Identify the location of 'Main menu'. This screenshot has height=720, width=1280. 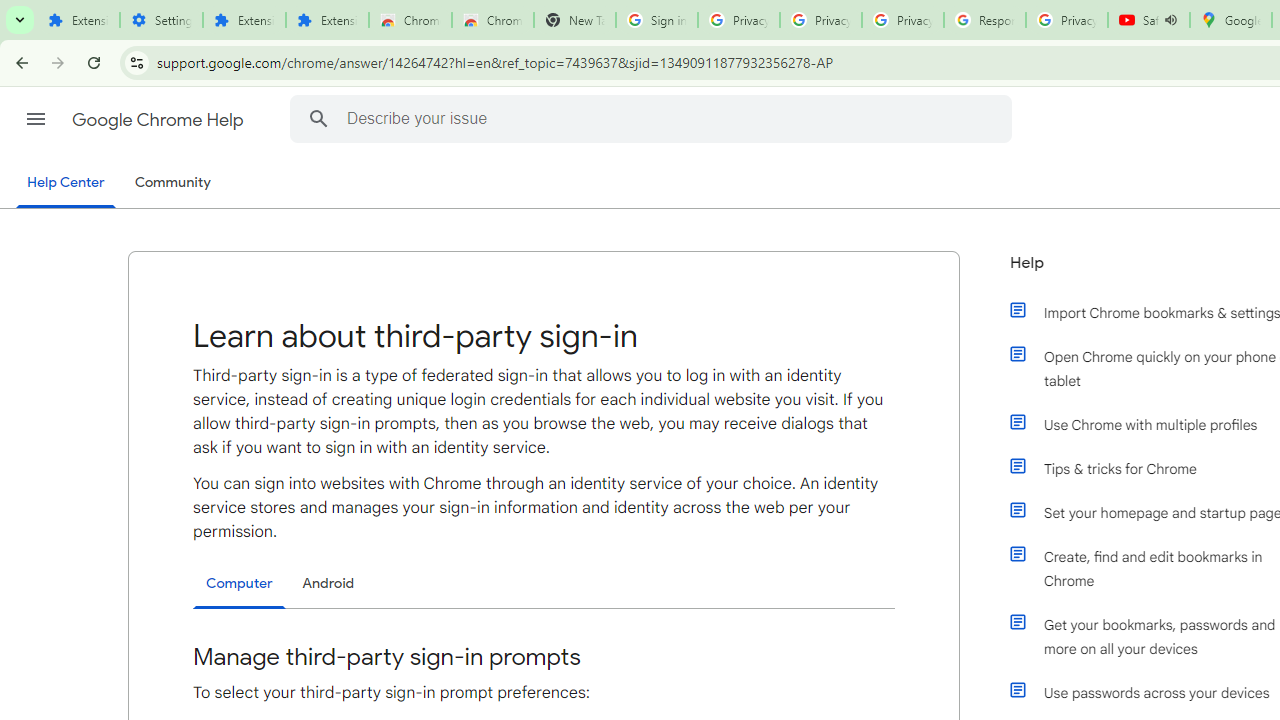
(35, 119).